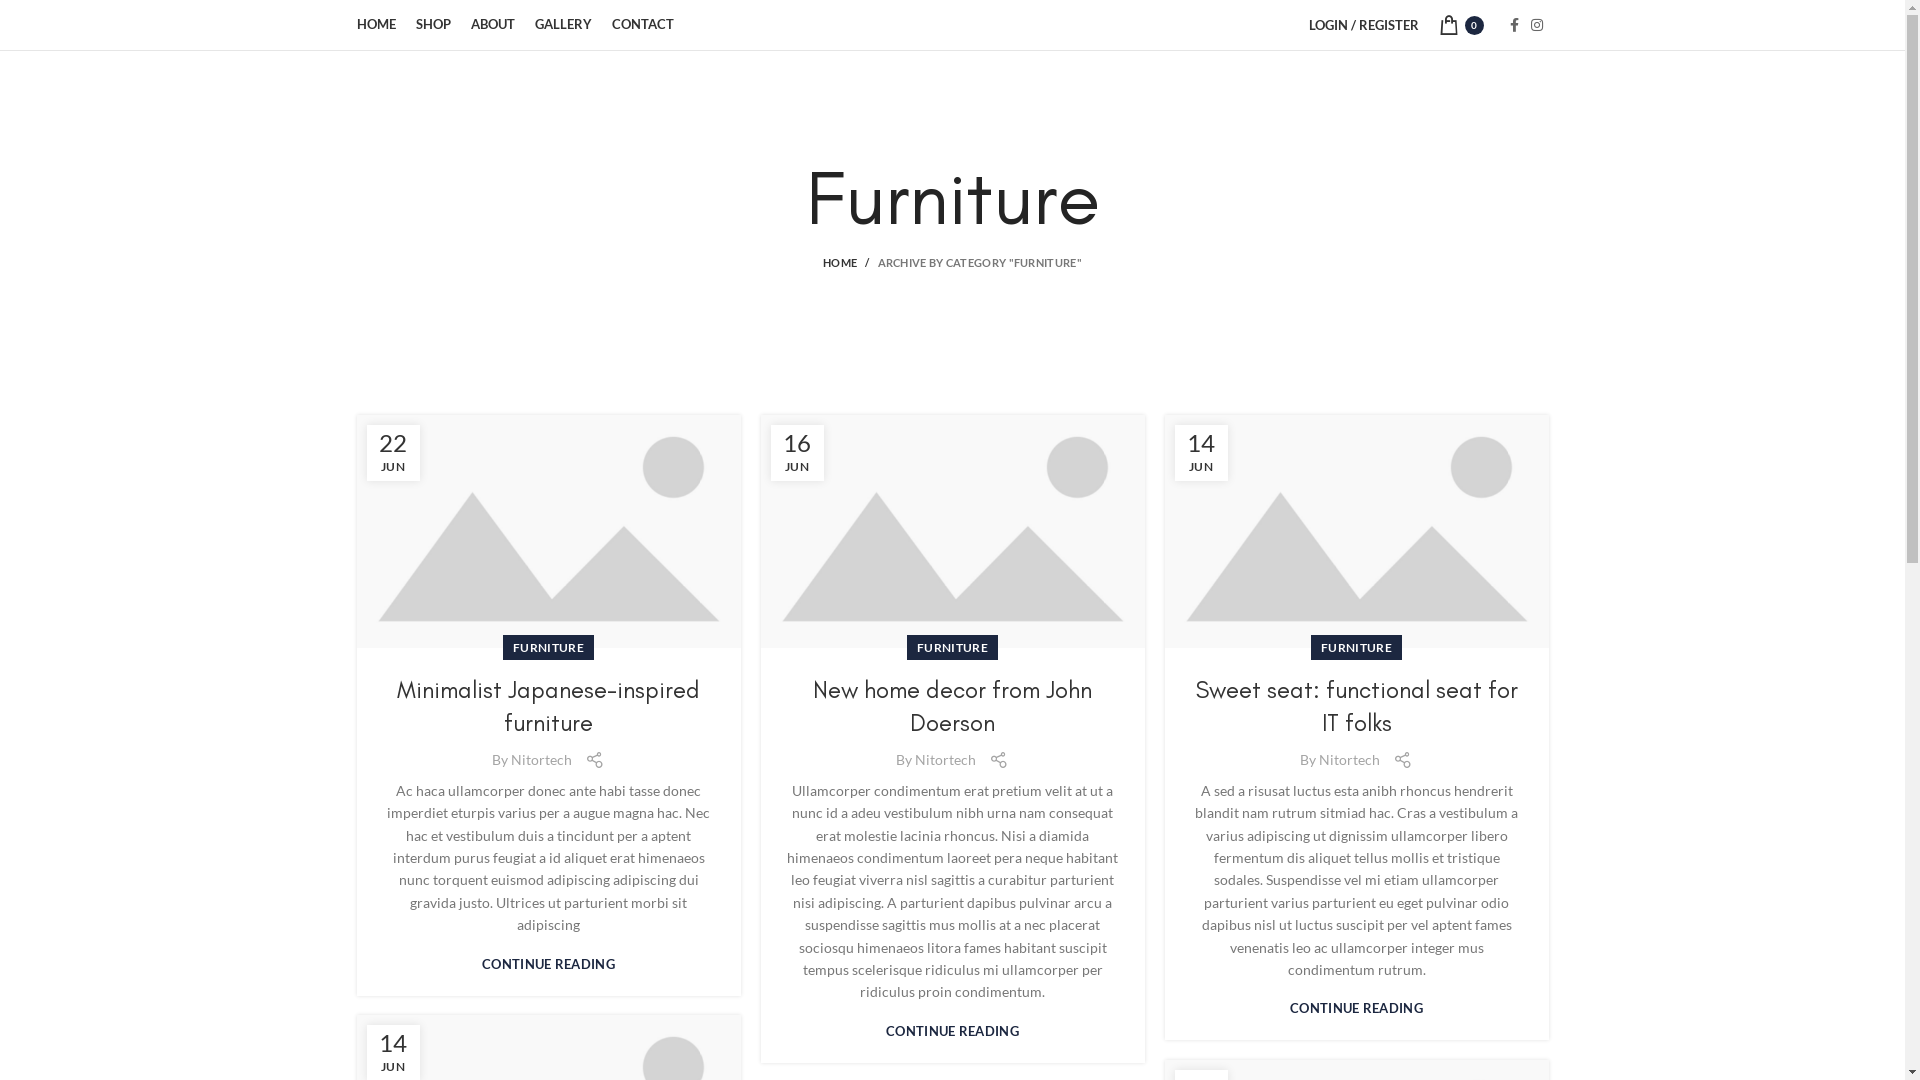 The image size is (1920, 1080). What do you see at coordinates (541, 759) in the screenshot?
I see `'Nitortech'` at bounding box center [541, 759].